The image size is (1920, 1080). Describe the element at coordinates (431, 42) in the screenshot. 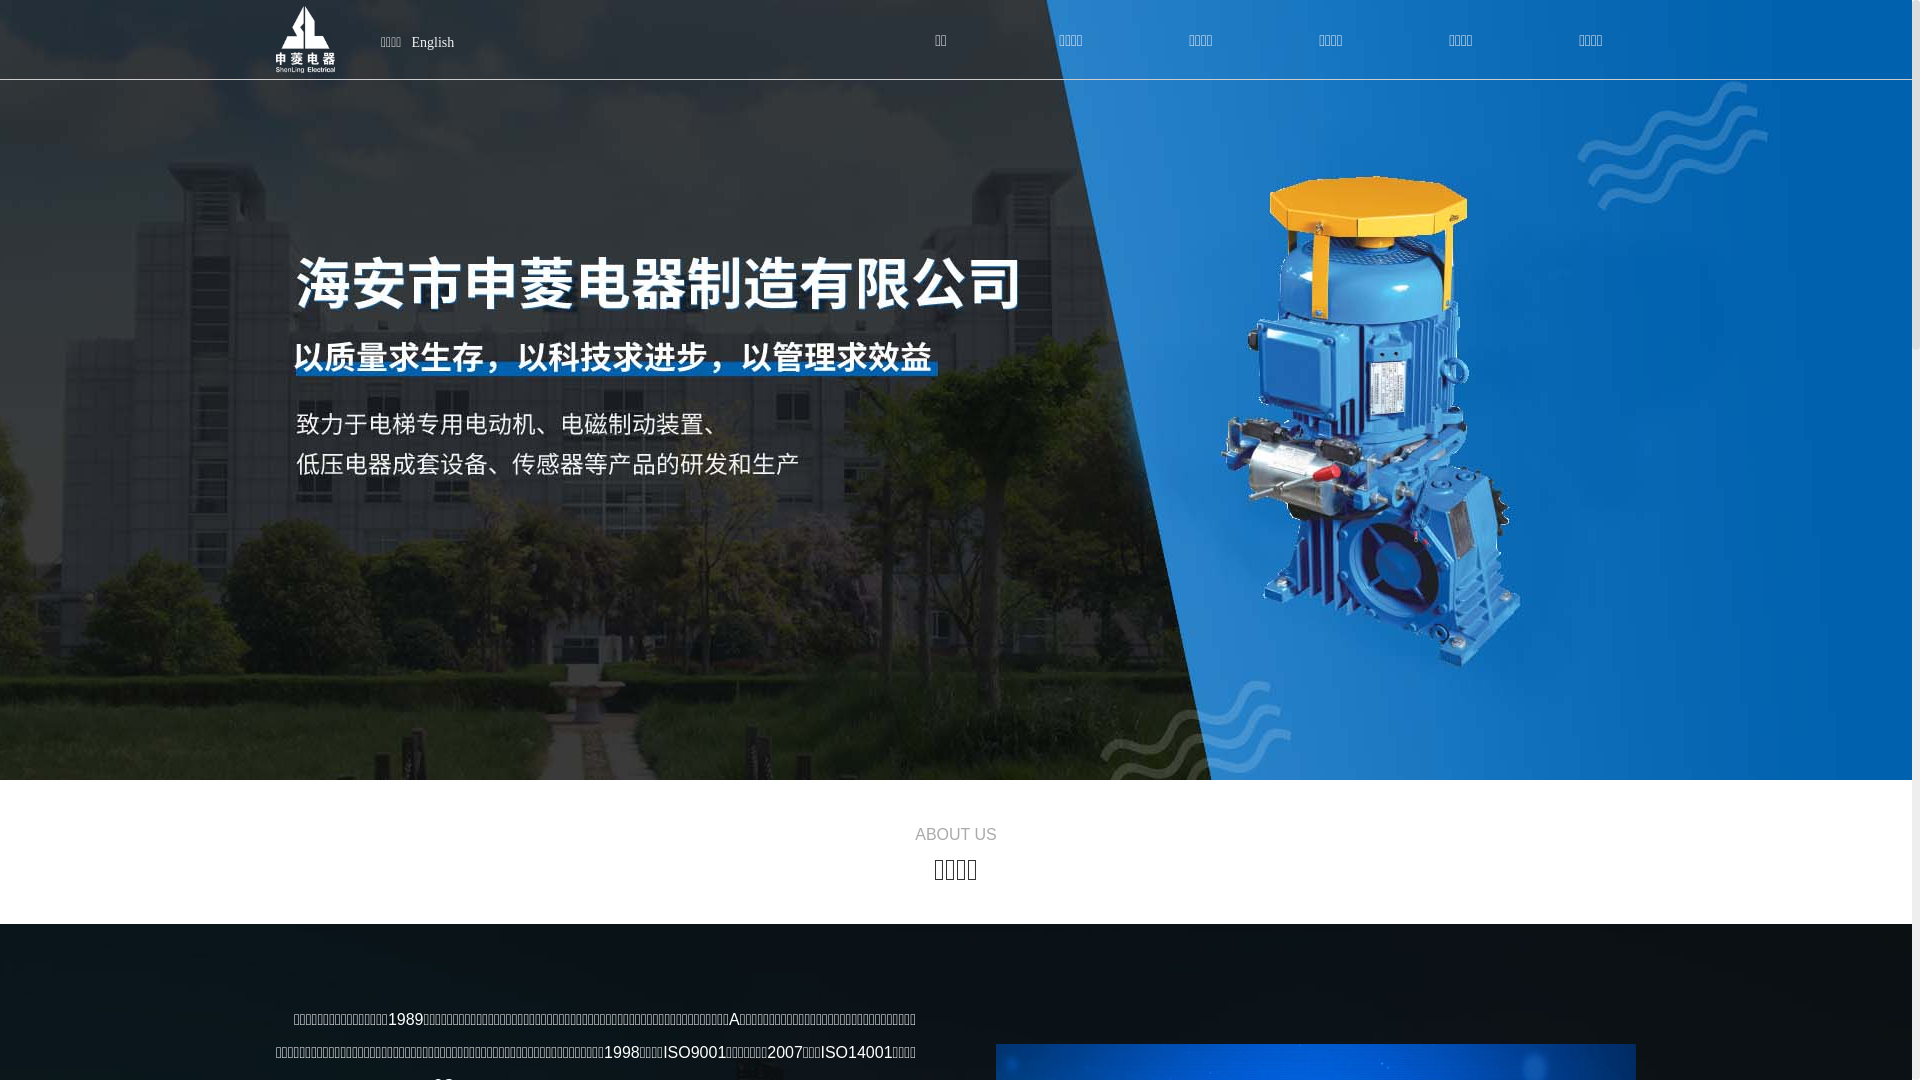

I see `'English'` at that location.